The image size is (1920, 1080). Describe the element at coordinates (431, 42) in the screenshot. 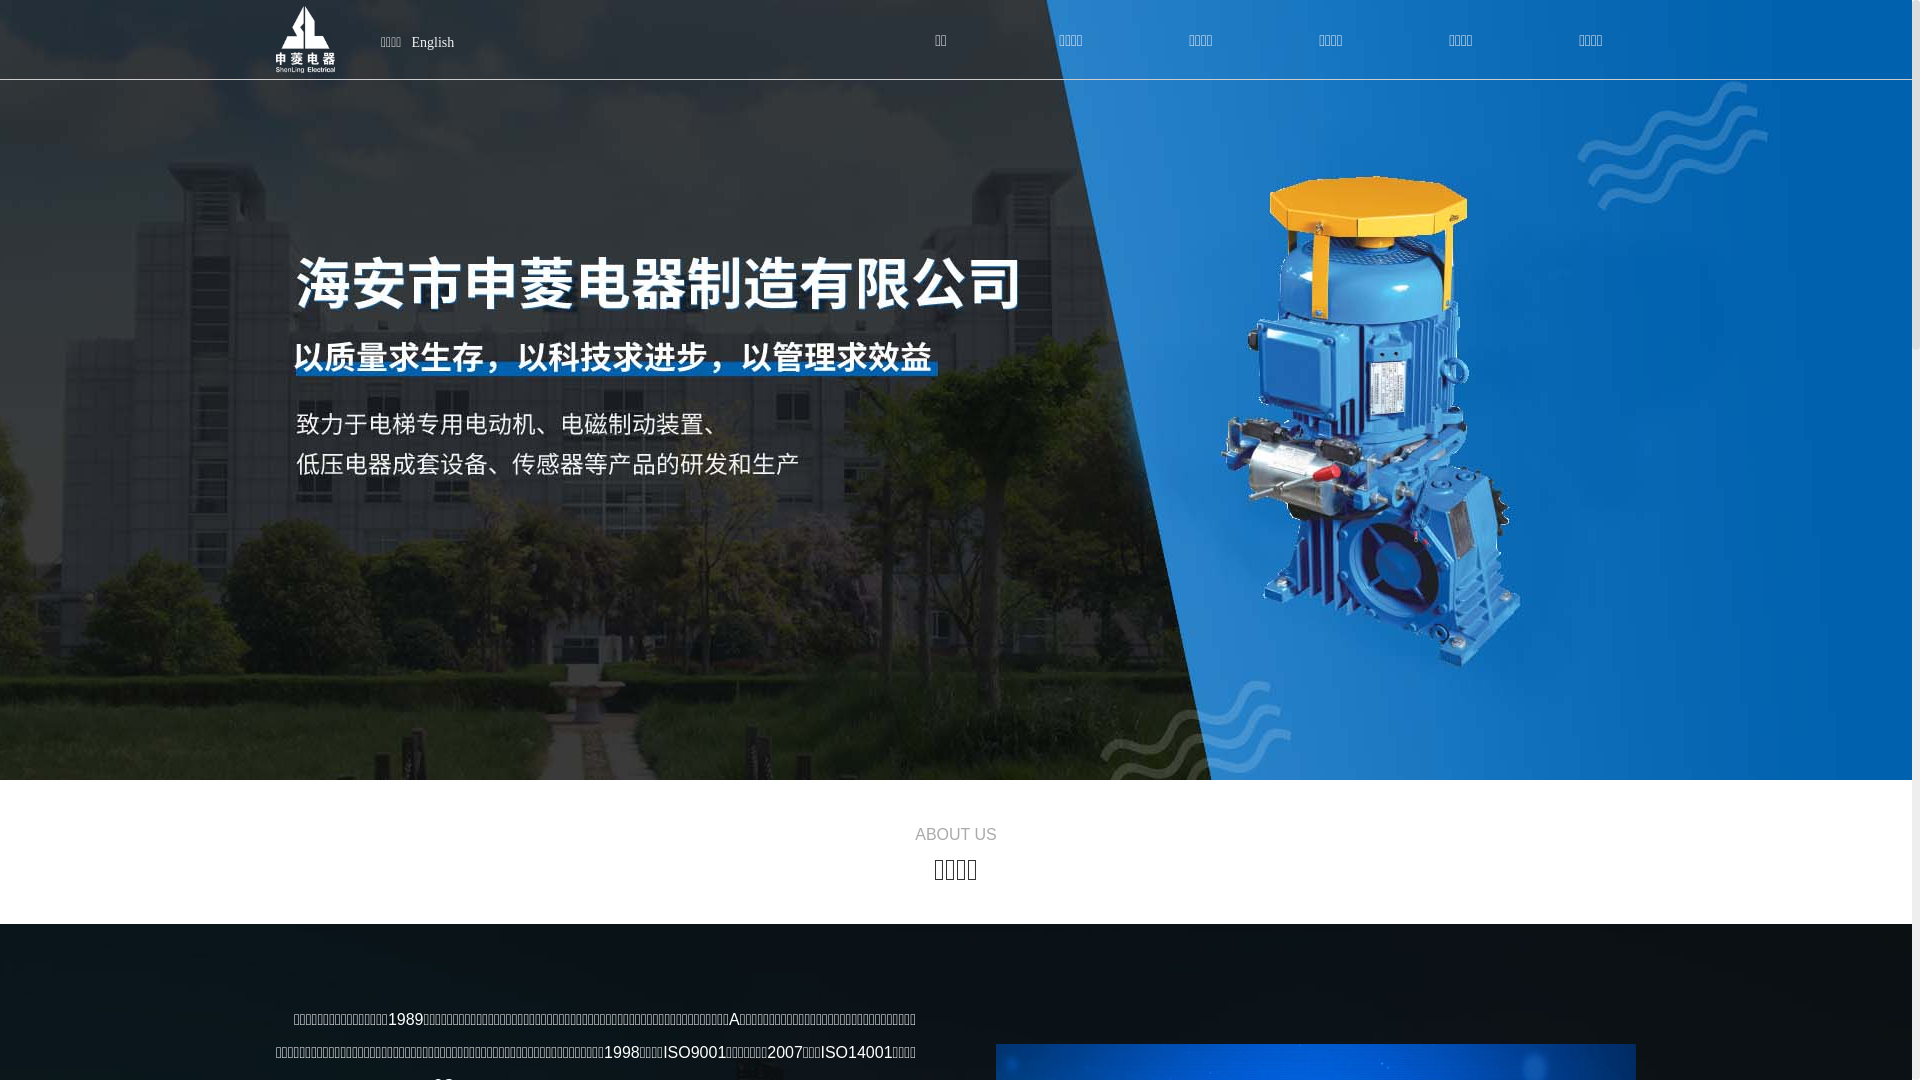

I see `'English'` at that location.